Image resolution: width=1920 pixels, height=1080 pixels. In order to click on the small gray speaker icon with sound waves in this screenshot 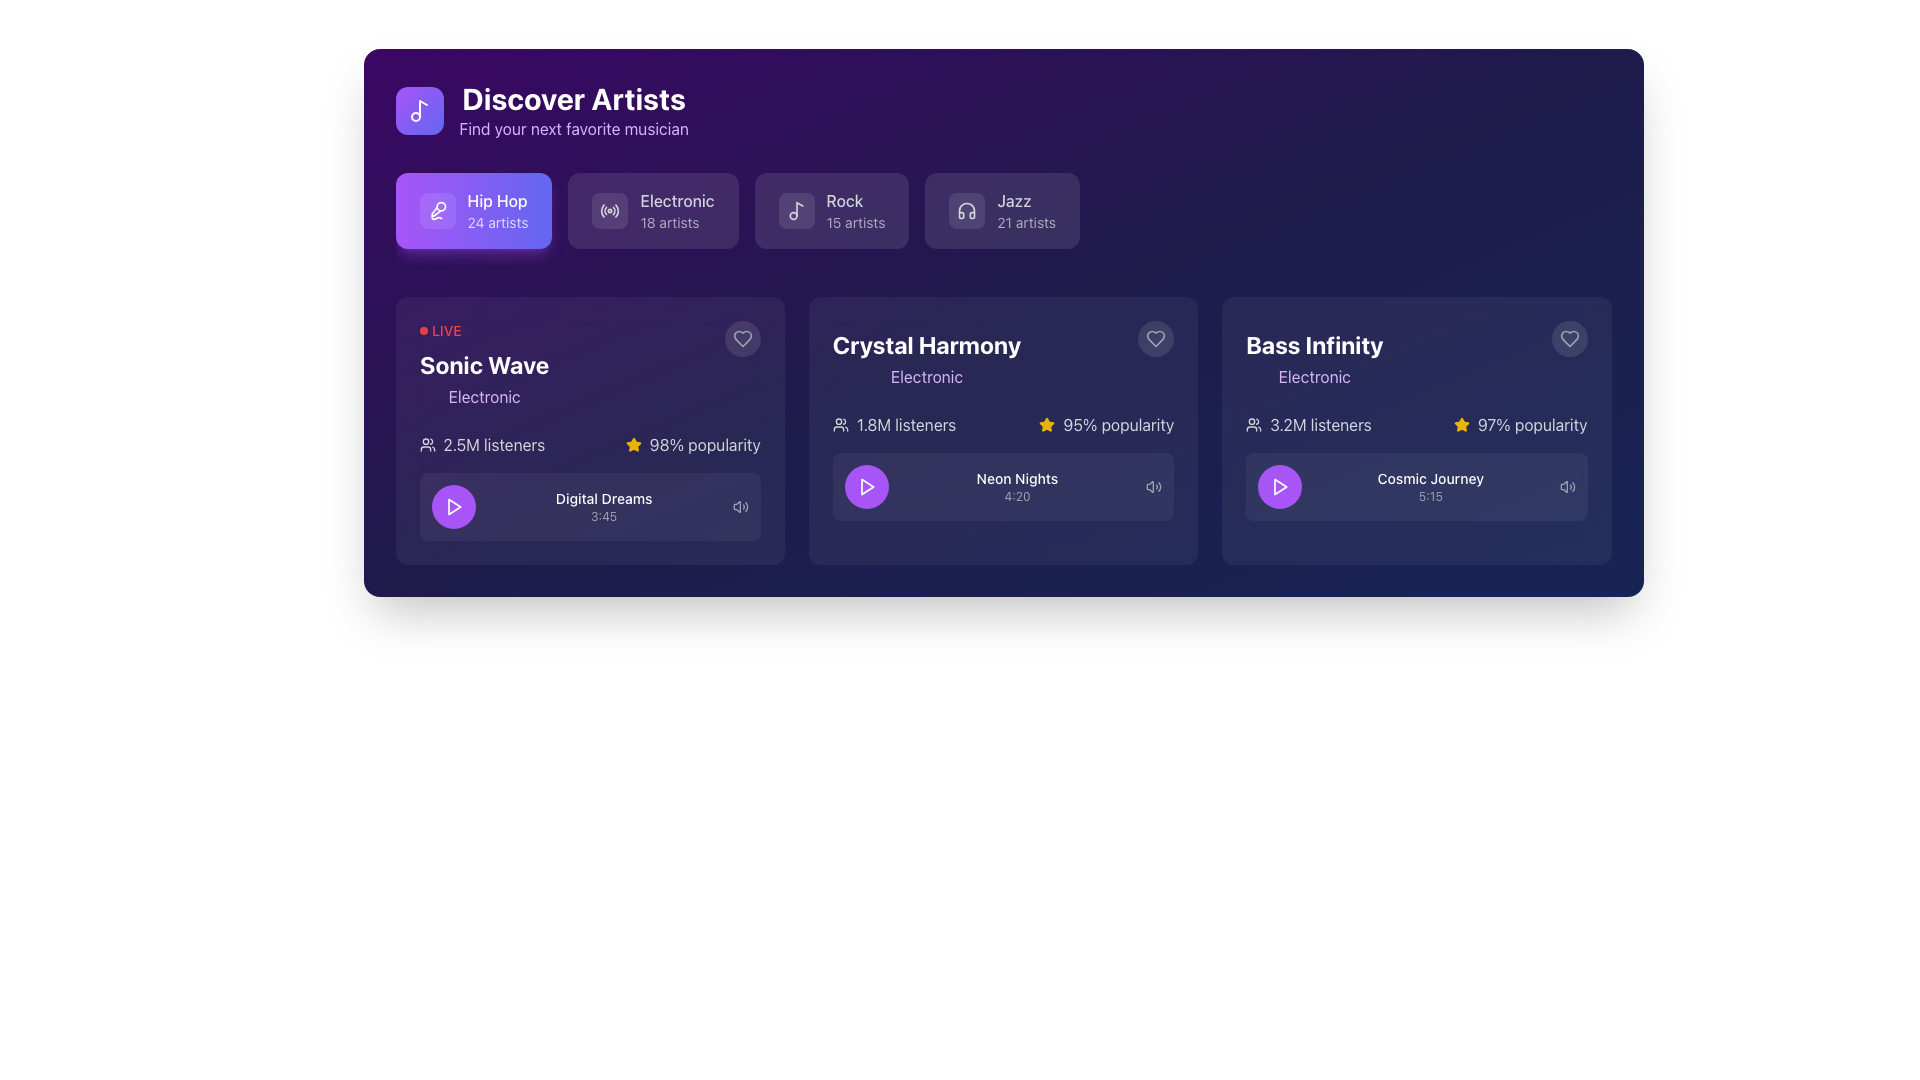, I will do `click(739, 505)`.